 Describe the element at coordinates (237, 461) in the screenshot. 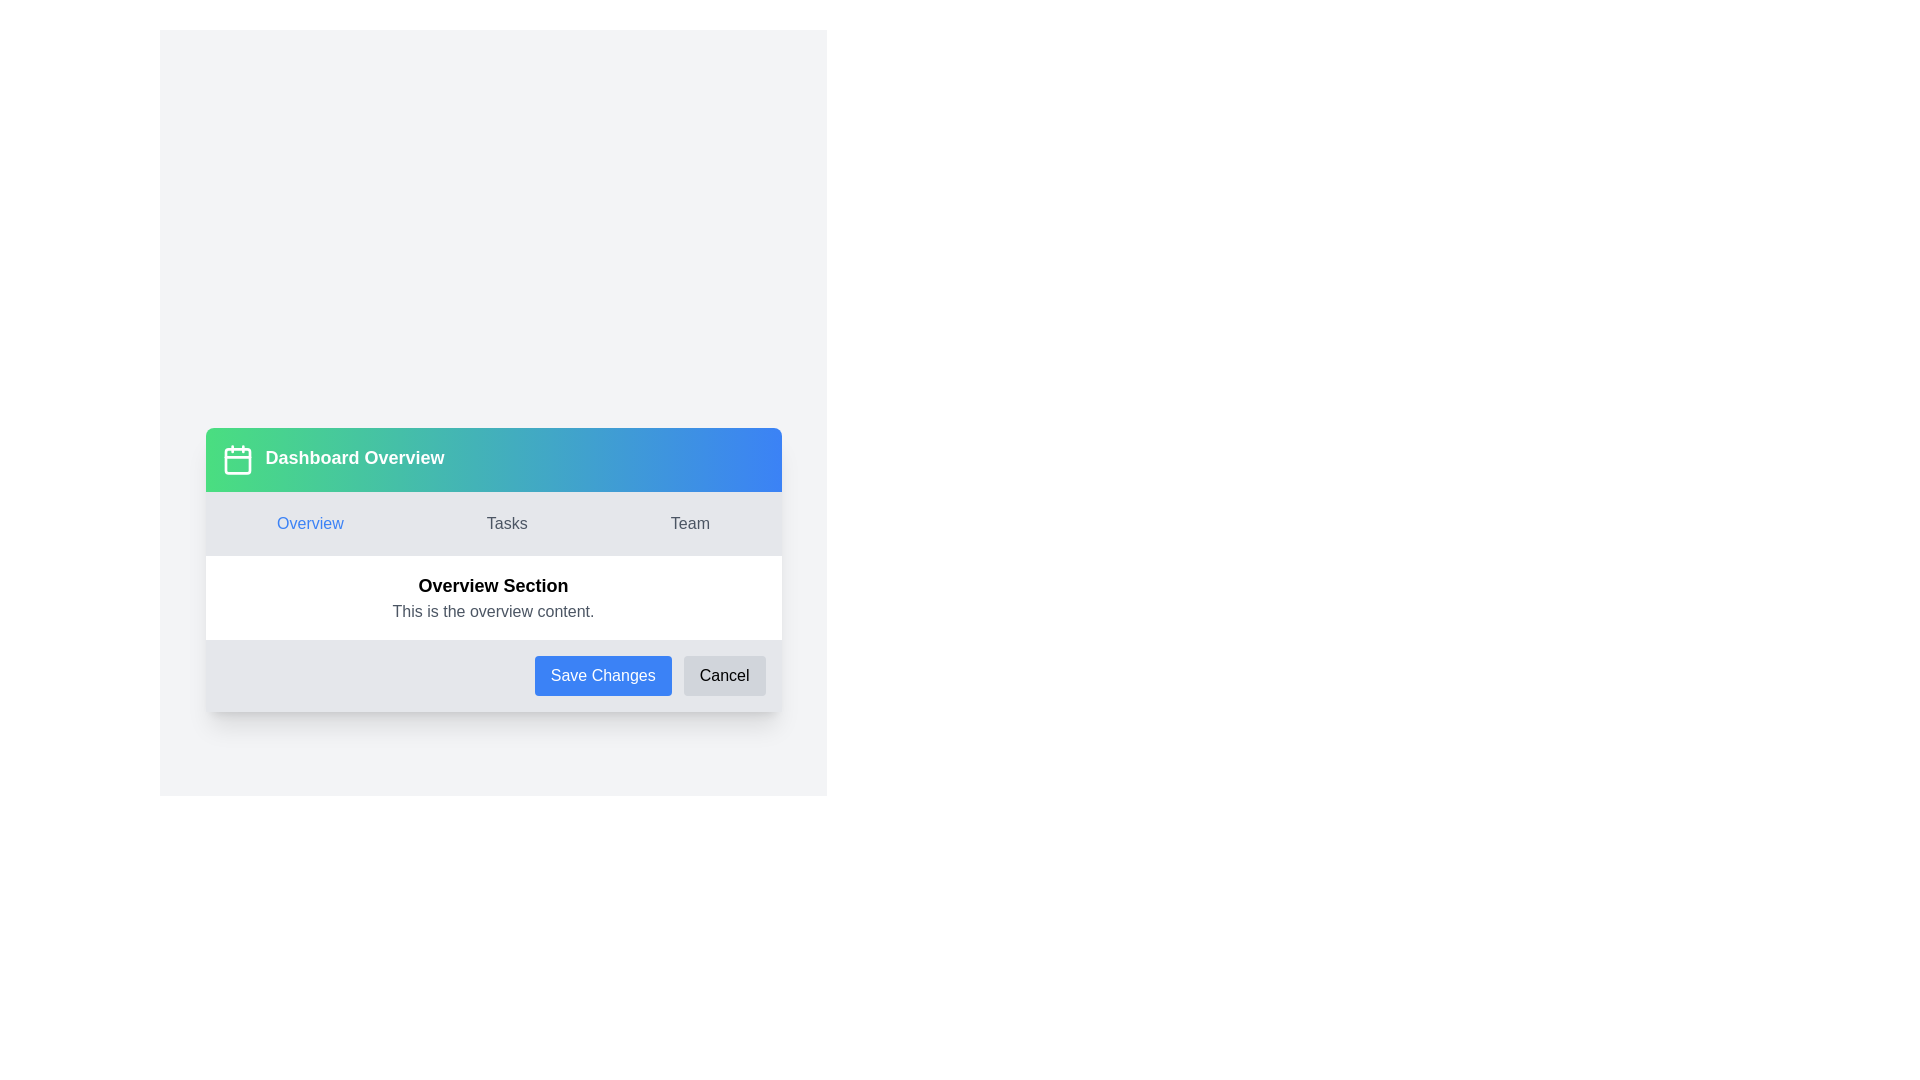

I see `small green square with rounded corners located inside the calendar icon, which is positioned below the top border of the calendar in the header section` at that location.